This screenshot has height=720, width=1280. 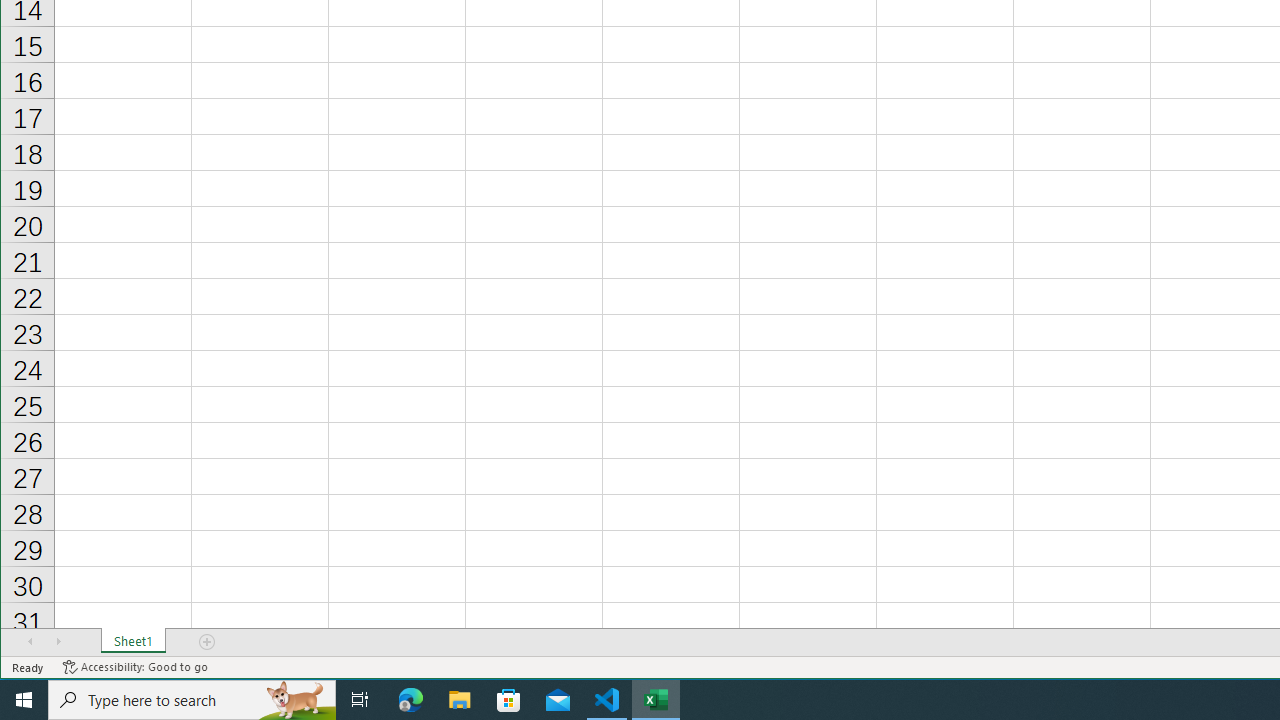 What do you see at coordinates (294, 698) in the screenshot?
I see `'Search highlights icon opens search home window'` at bounding box center [294, 698].